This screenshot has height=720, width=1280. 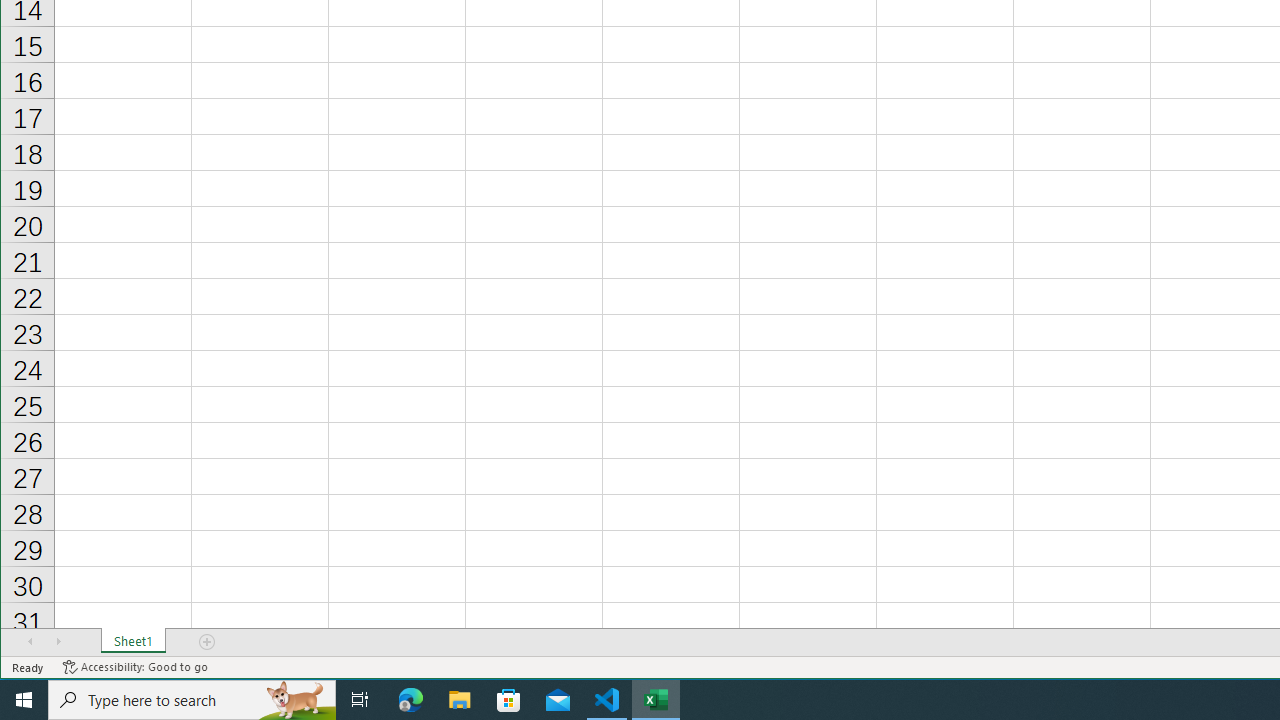 What do you see at coordinates (294, 698) in the screenshot?
I see `'Search highlights icon opens search home window'` at bounding box center [294, 698].